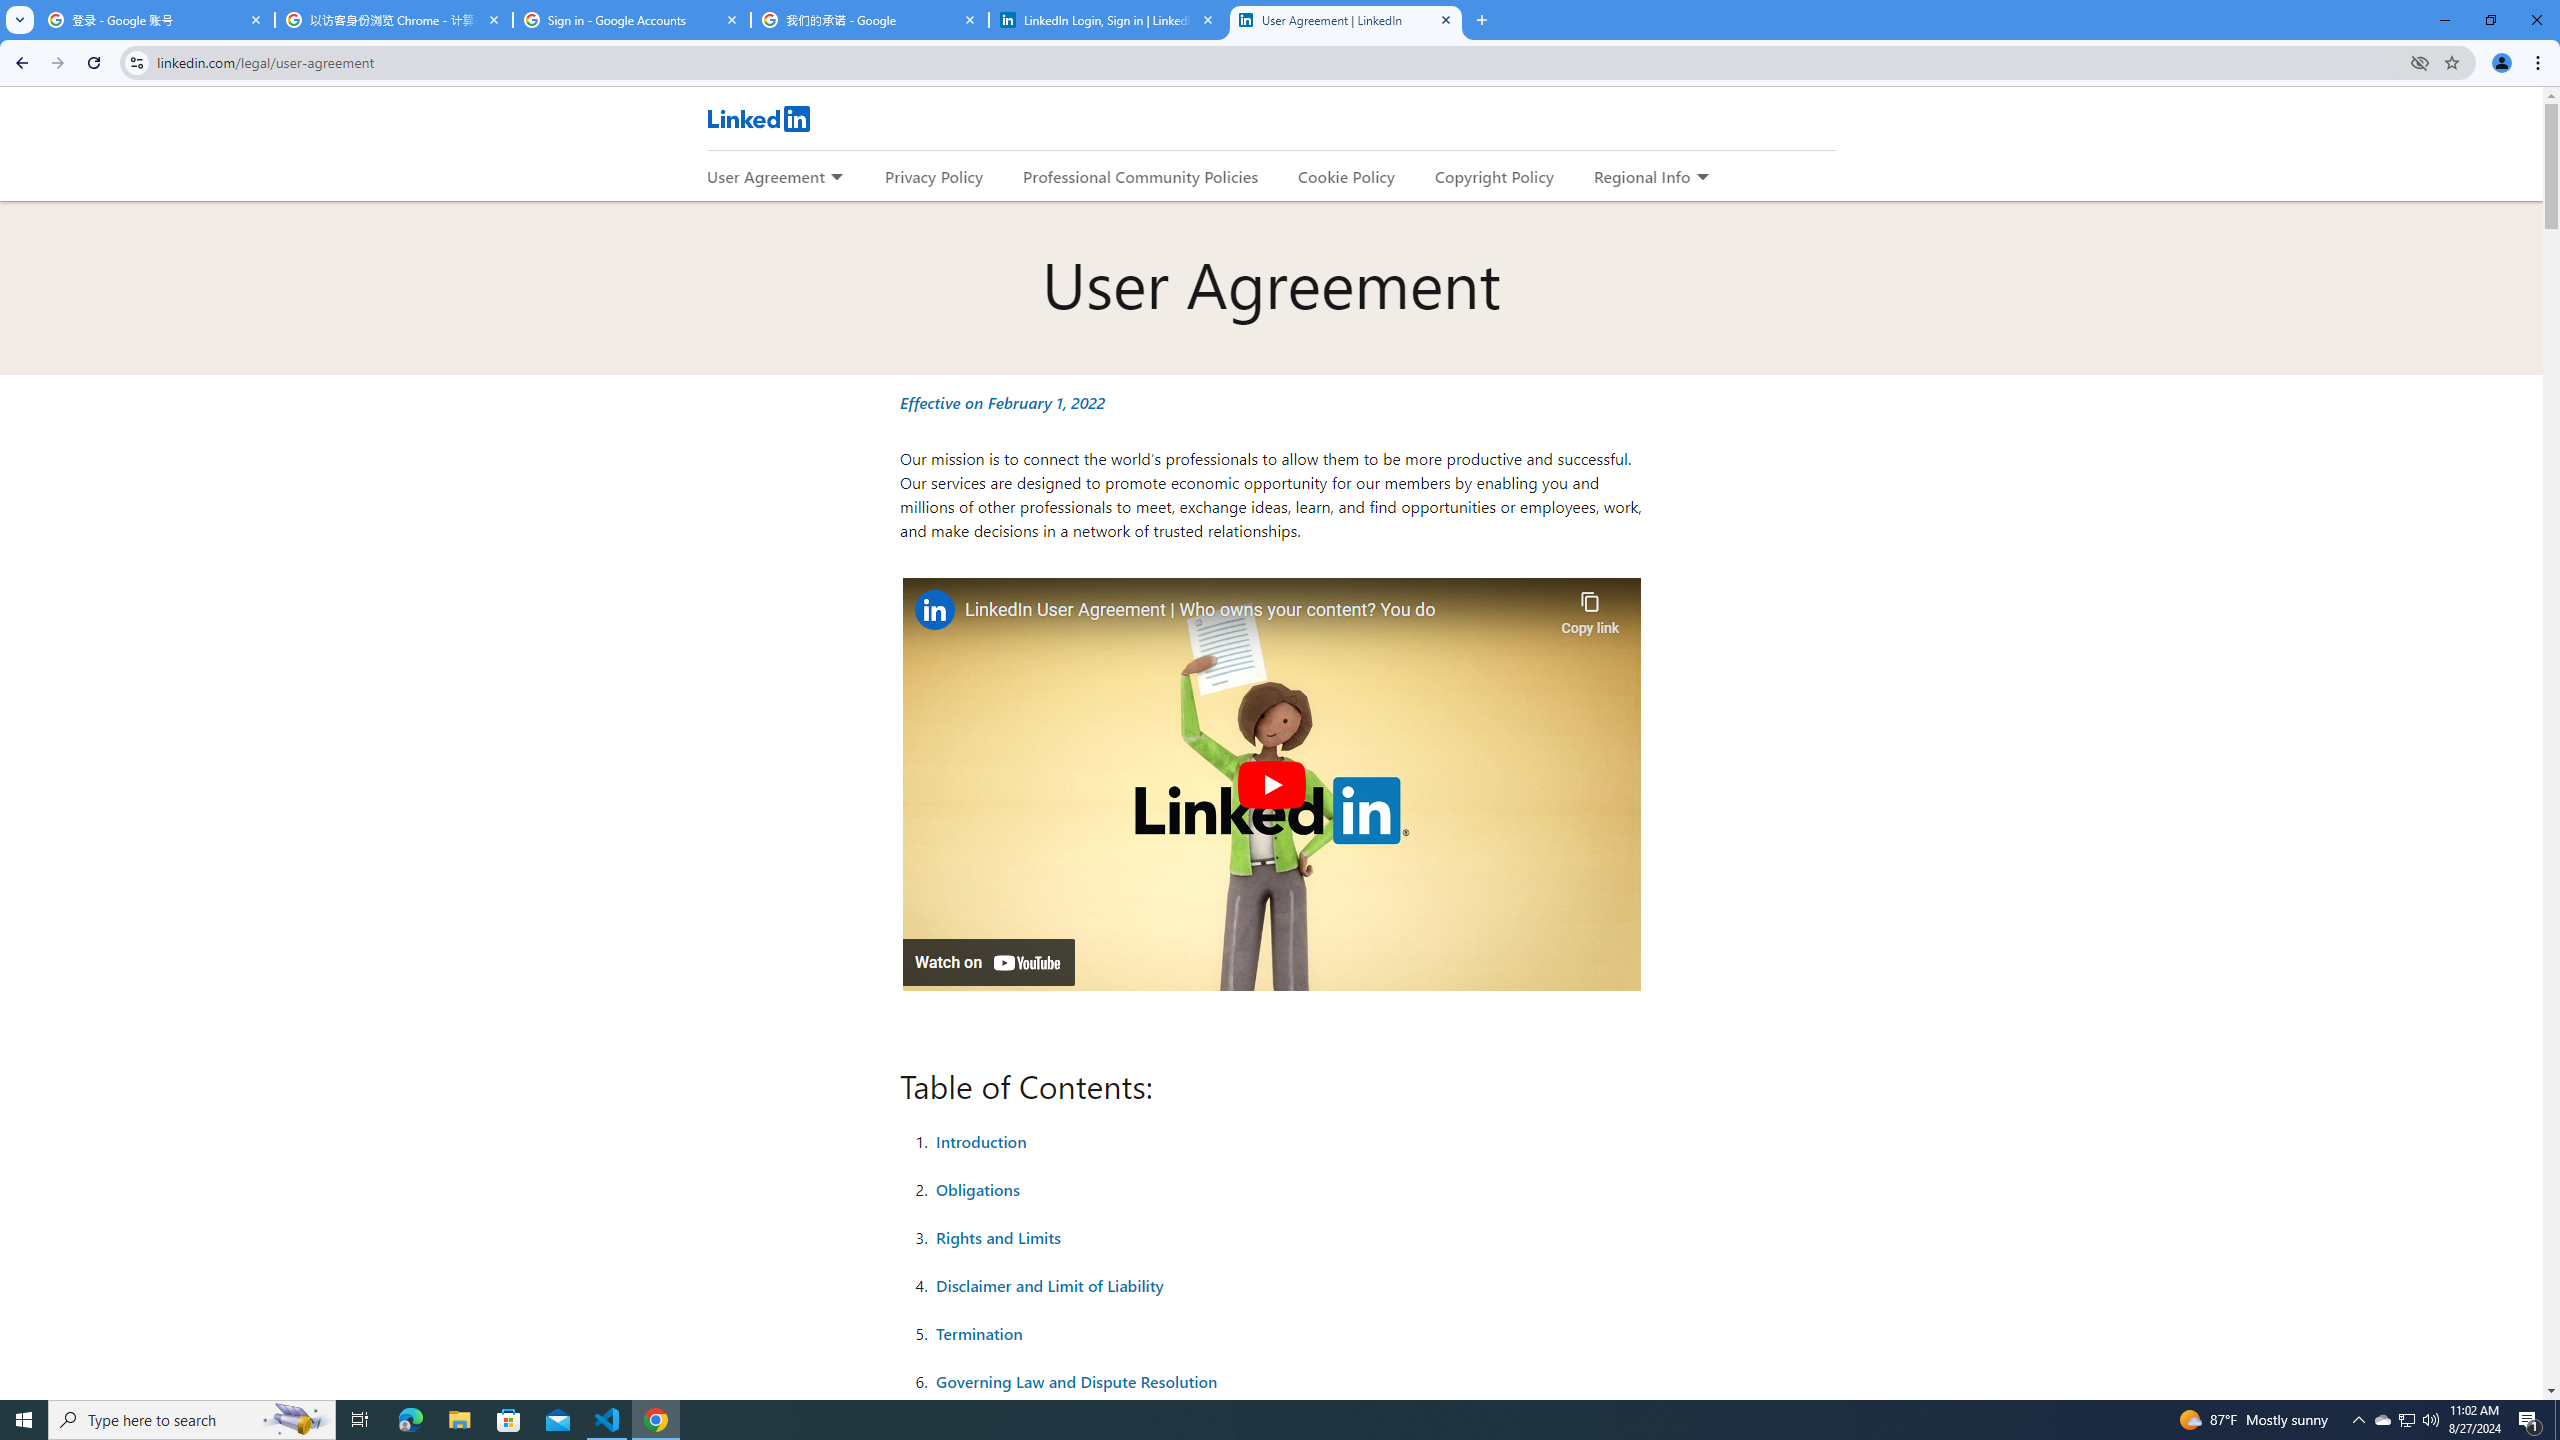 This screenshot has width=2560, height=1440. What do you see at coordinates (979, 1332) in the screenshot?
I see `'Termination'` at bounding box center [979, 1332].